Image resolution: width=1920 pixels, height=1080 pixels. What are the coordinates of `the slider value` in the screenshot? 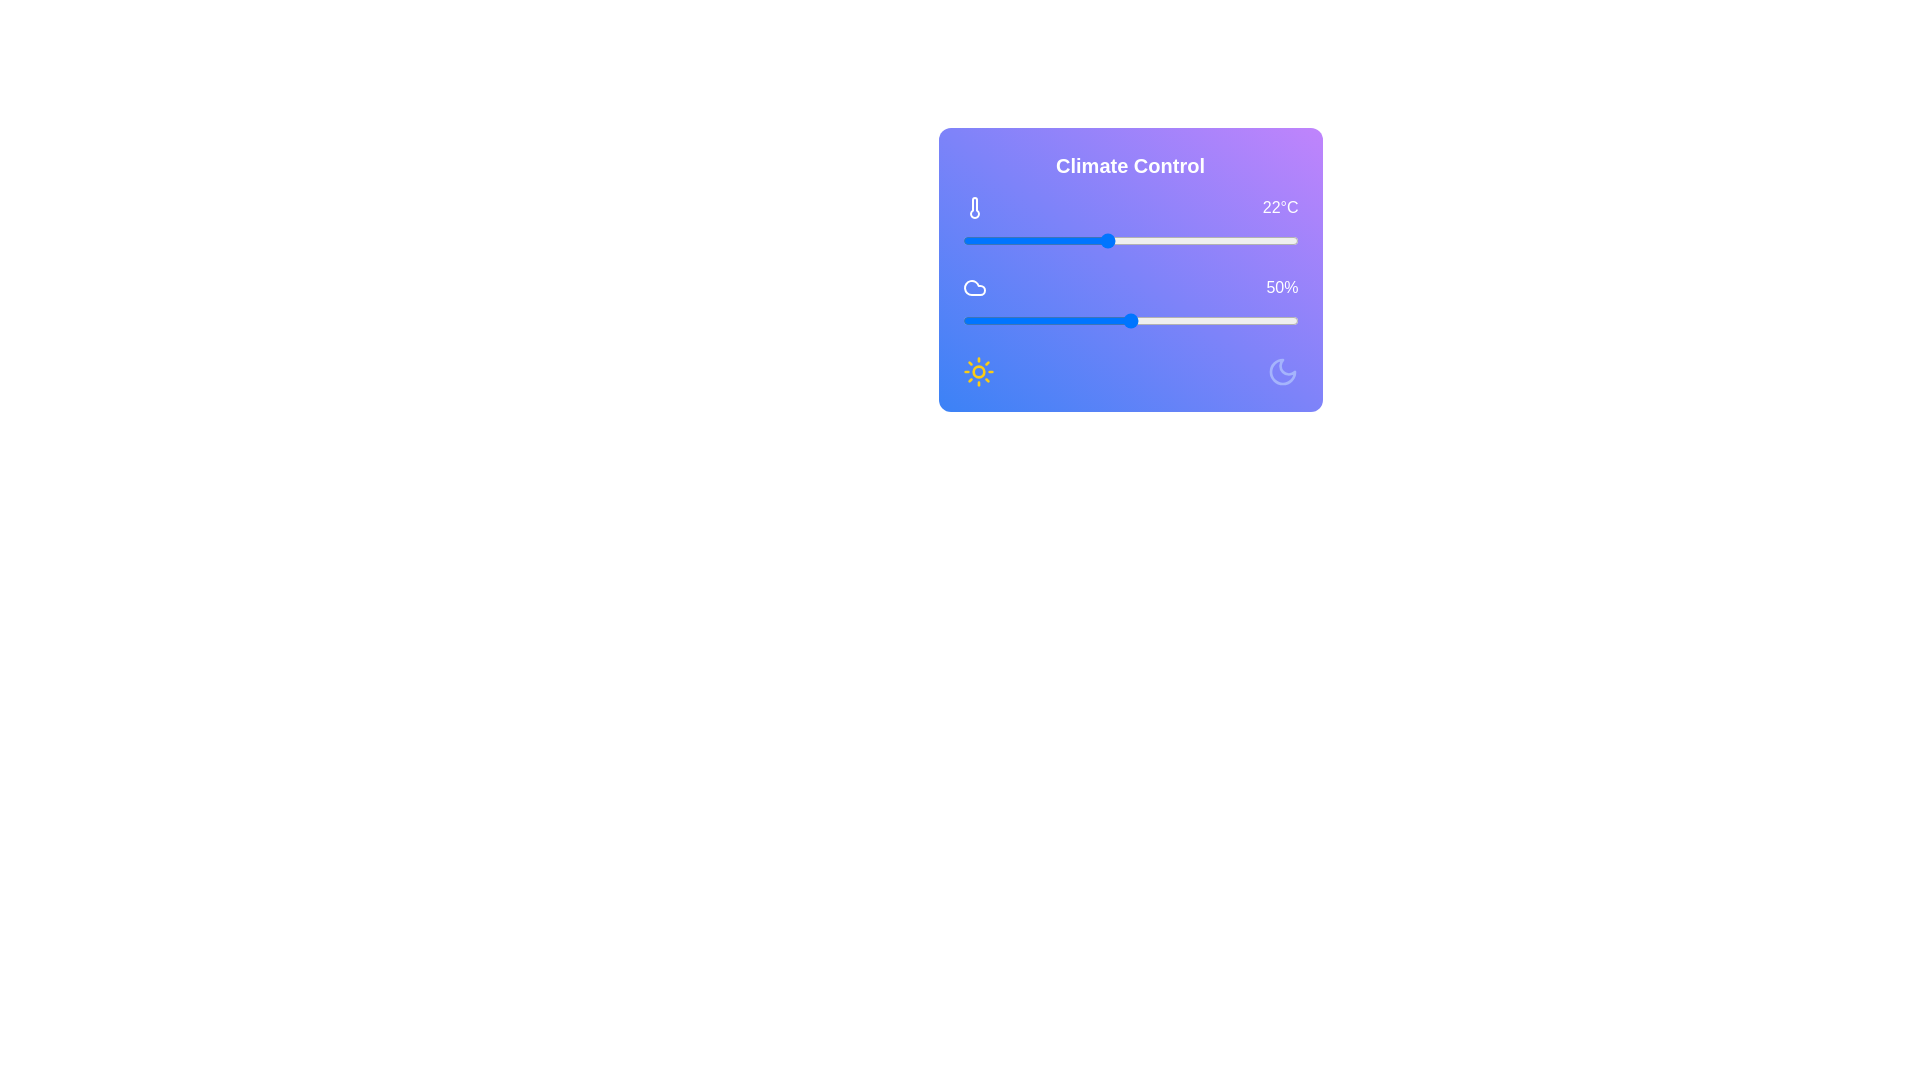 It's located at (1090, 319).